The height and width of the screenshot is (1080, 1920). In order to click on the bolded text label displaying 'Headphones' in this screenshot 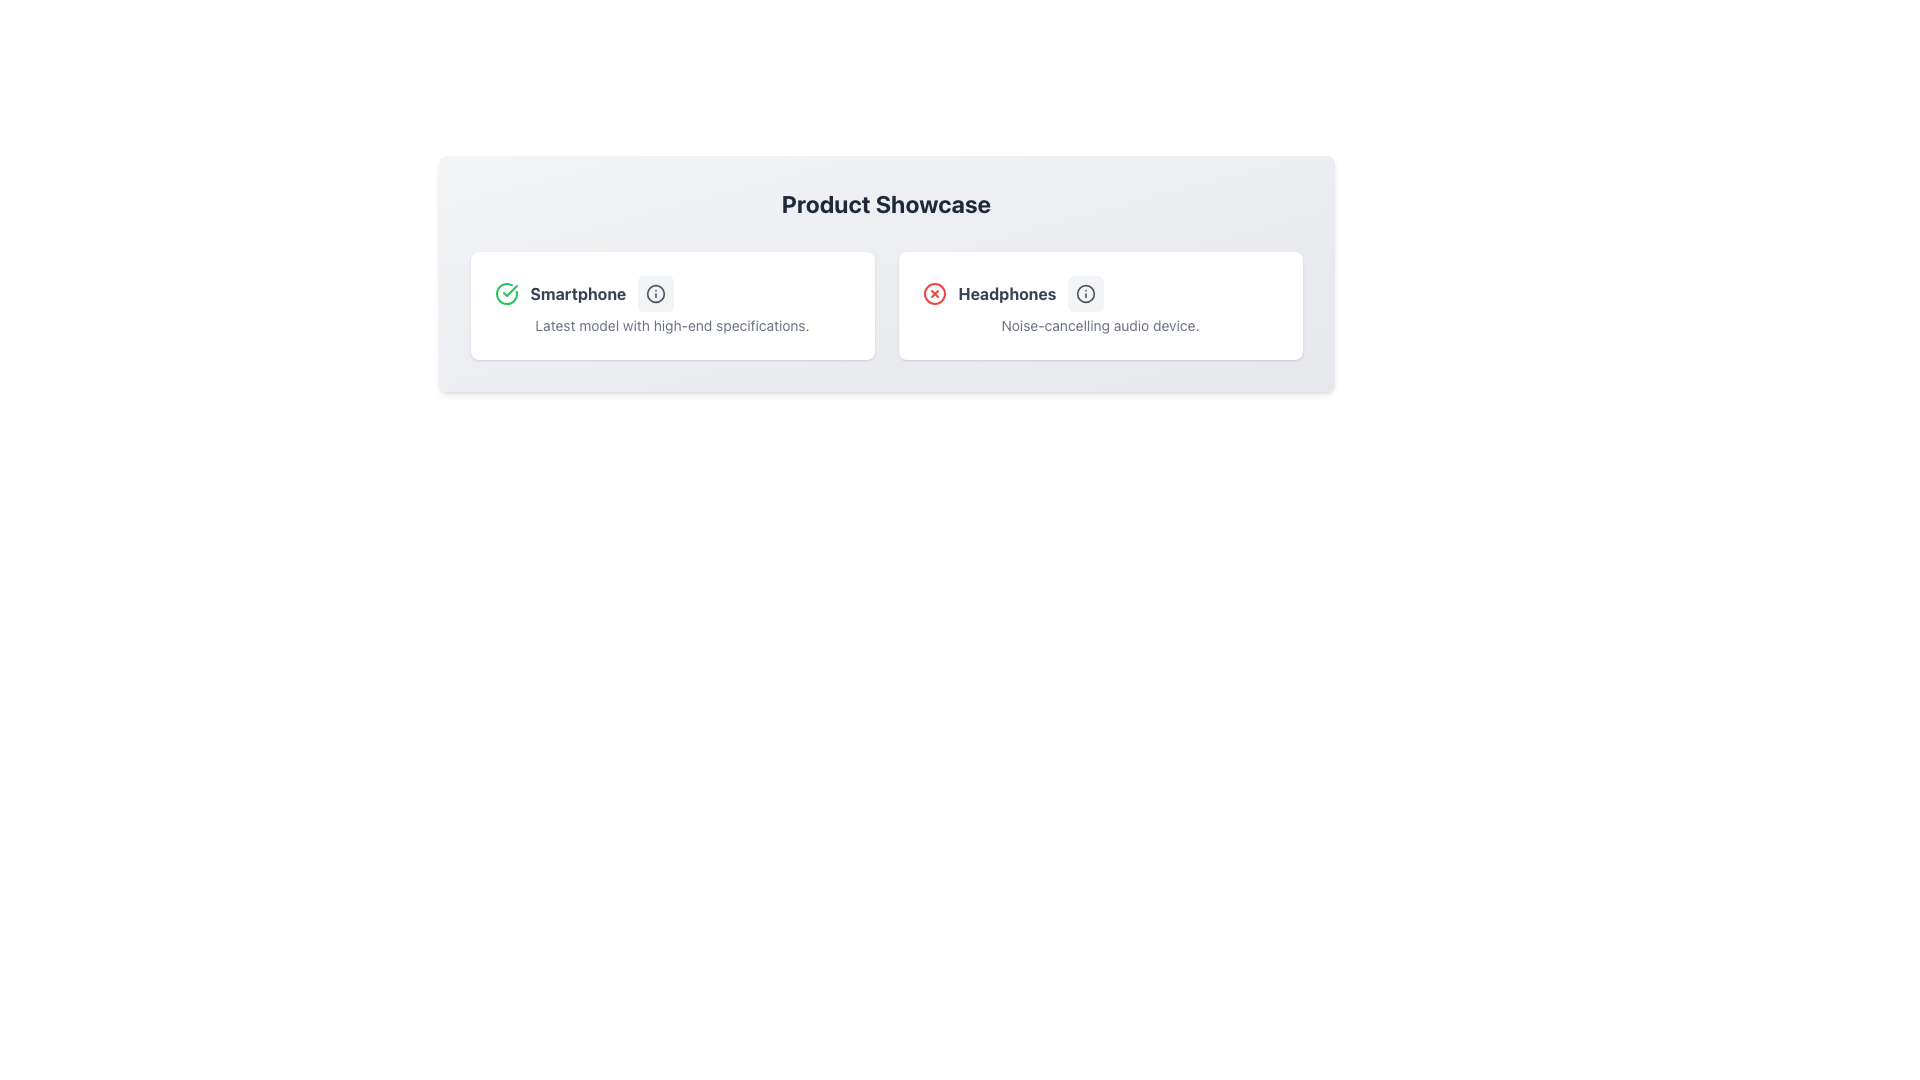, I will do `click(1007, 293)`.